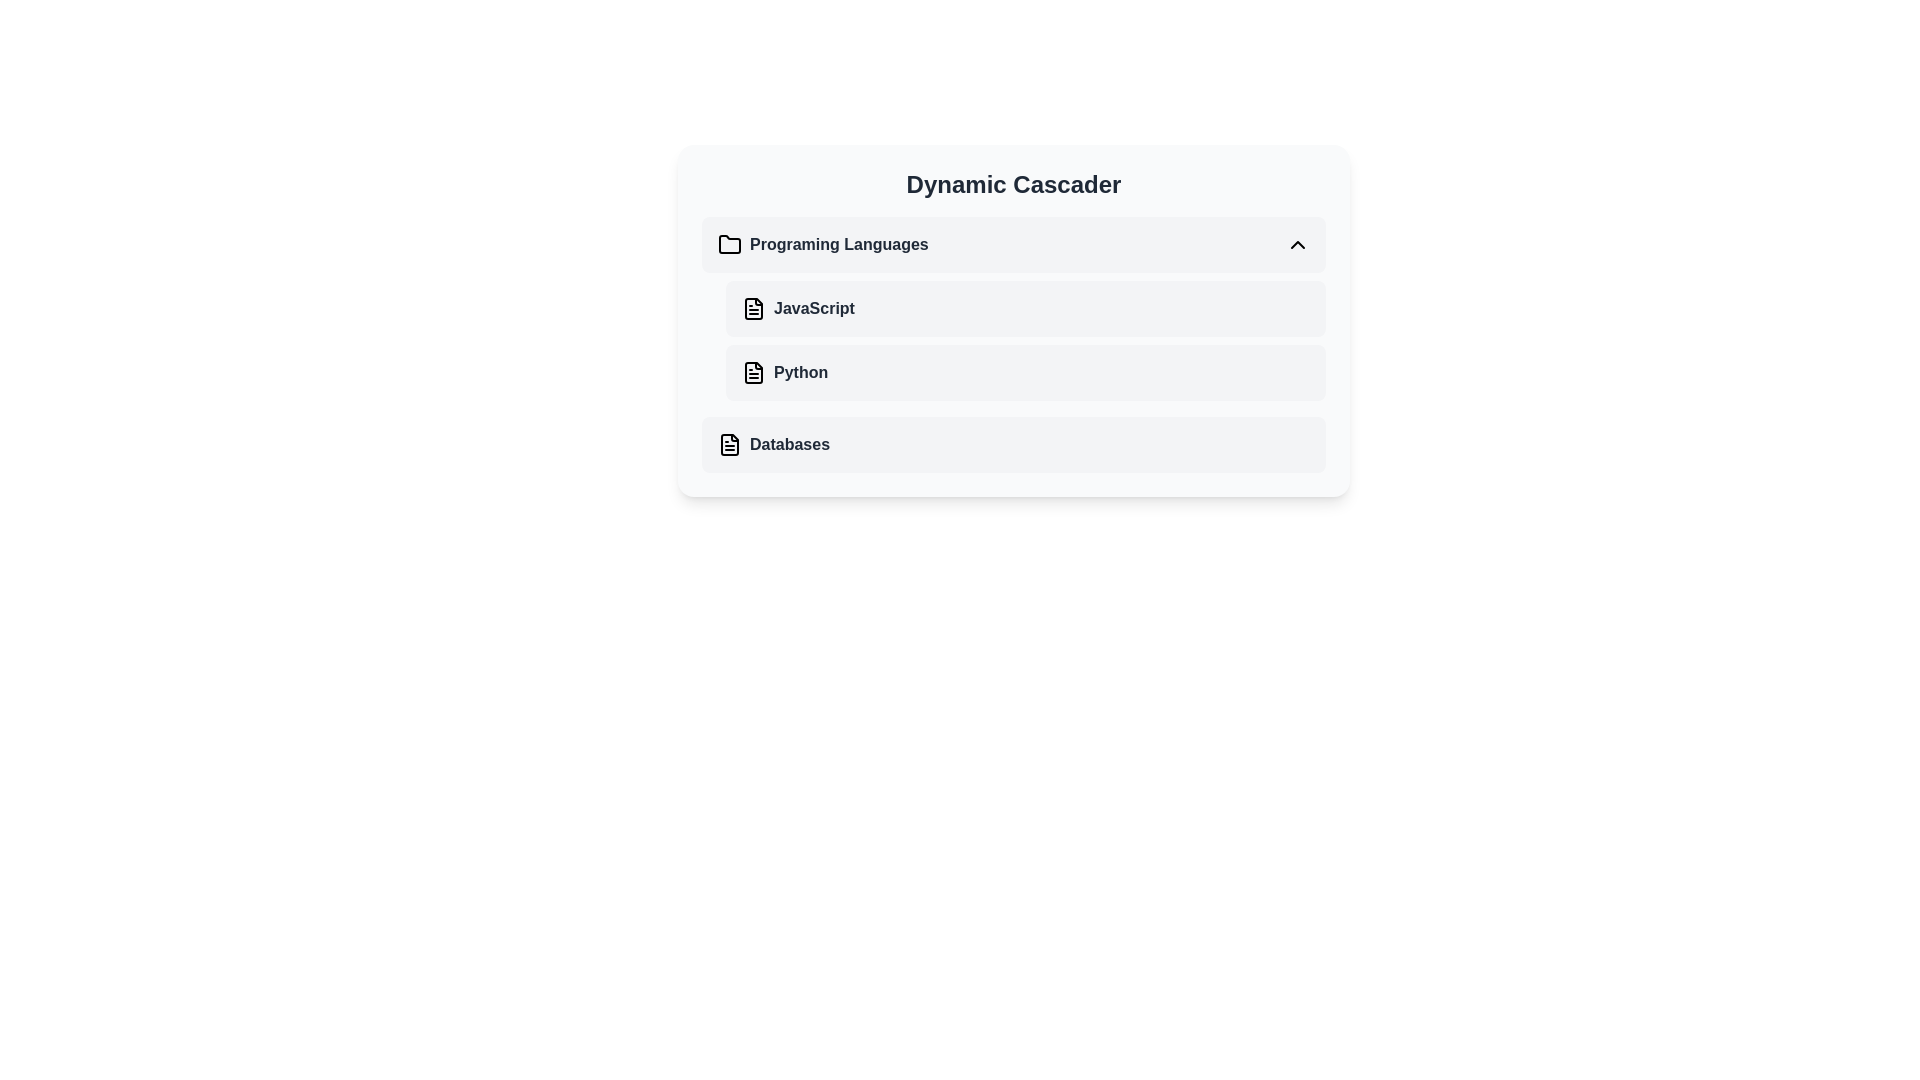 The image size is (1920, 1080). Describe the element at coordinates (1013, 319) in the screenshot. I see `the 'JavaScript' option in the 'Dynamic Cascader' dropdown menu, which is styled with a light background and rounded edges, located between 'Programing Languages' and 'Python'` at that location.